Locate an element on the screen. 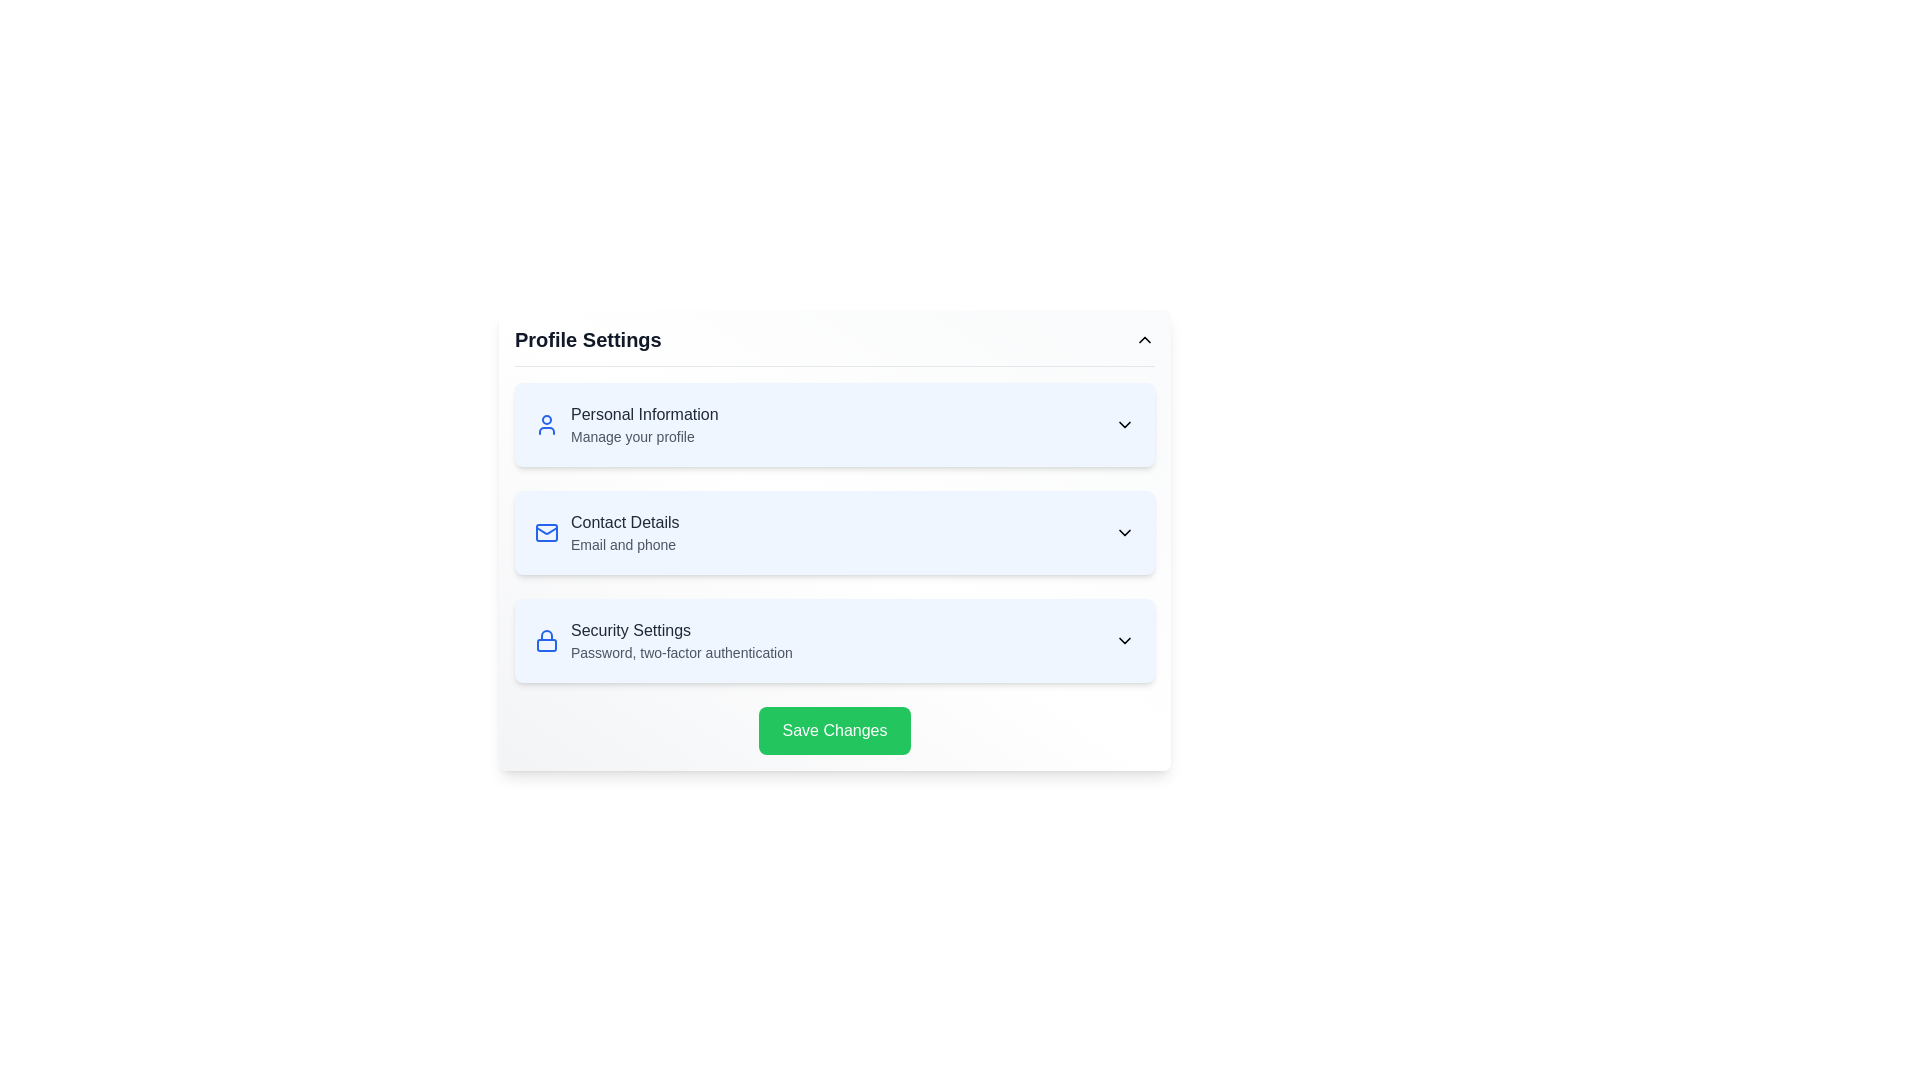 This screenshot has height=1080, width=1920. the Collapsible Section Header labeled 'Security Settings' is located at coordinates (835, 640).